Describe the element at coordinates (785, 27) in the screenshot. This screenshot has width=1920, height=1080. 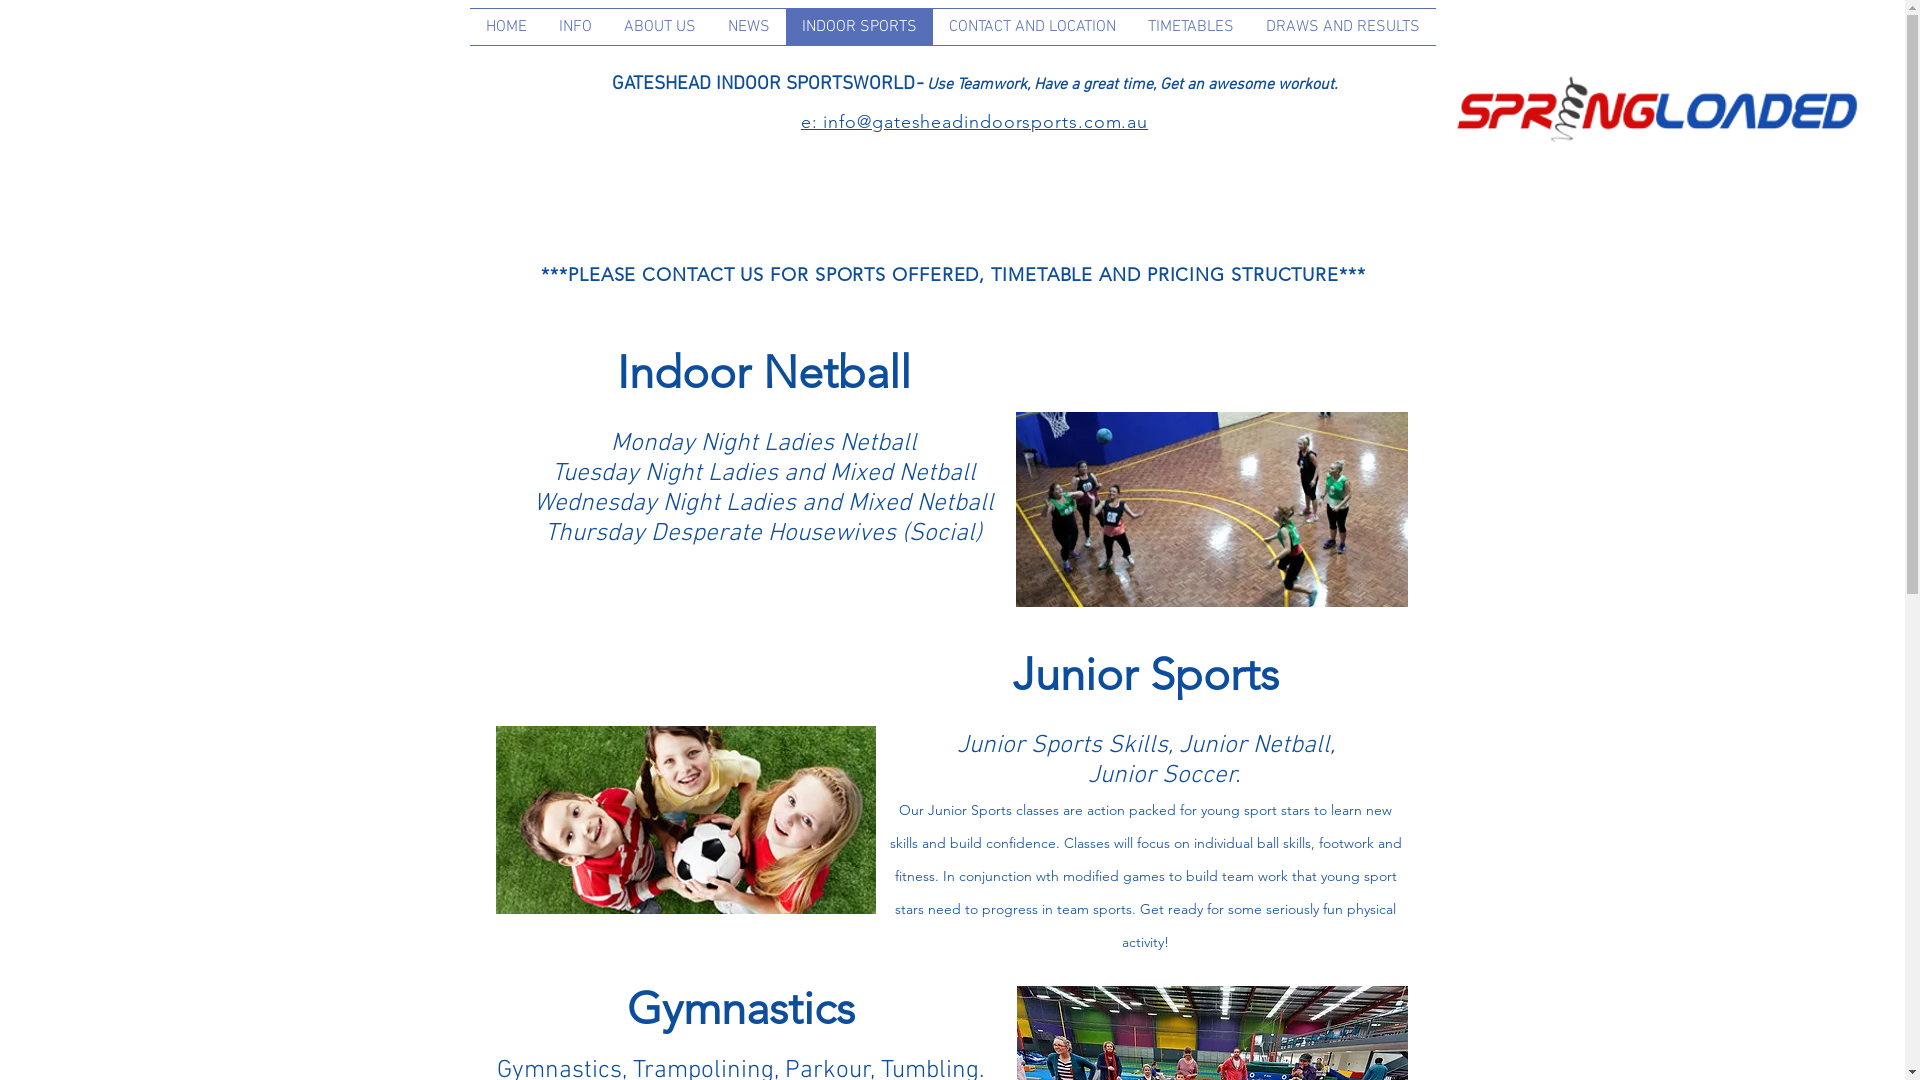
I see `'INDOOR SPORTS'` at that location.